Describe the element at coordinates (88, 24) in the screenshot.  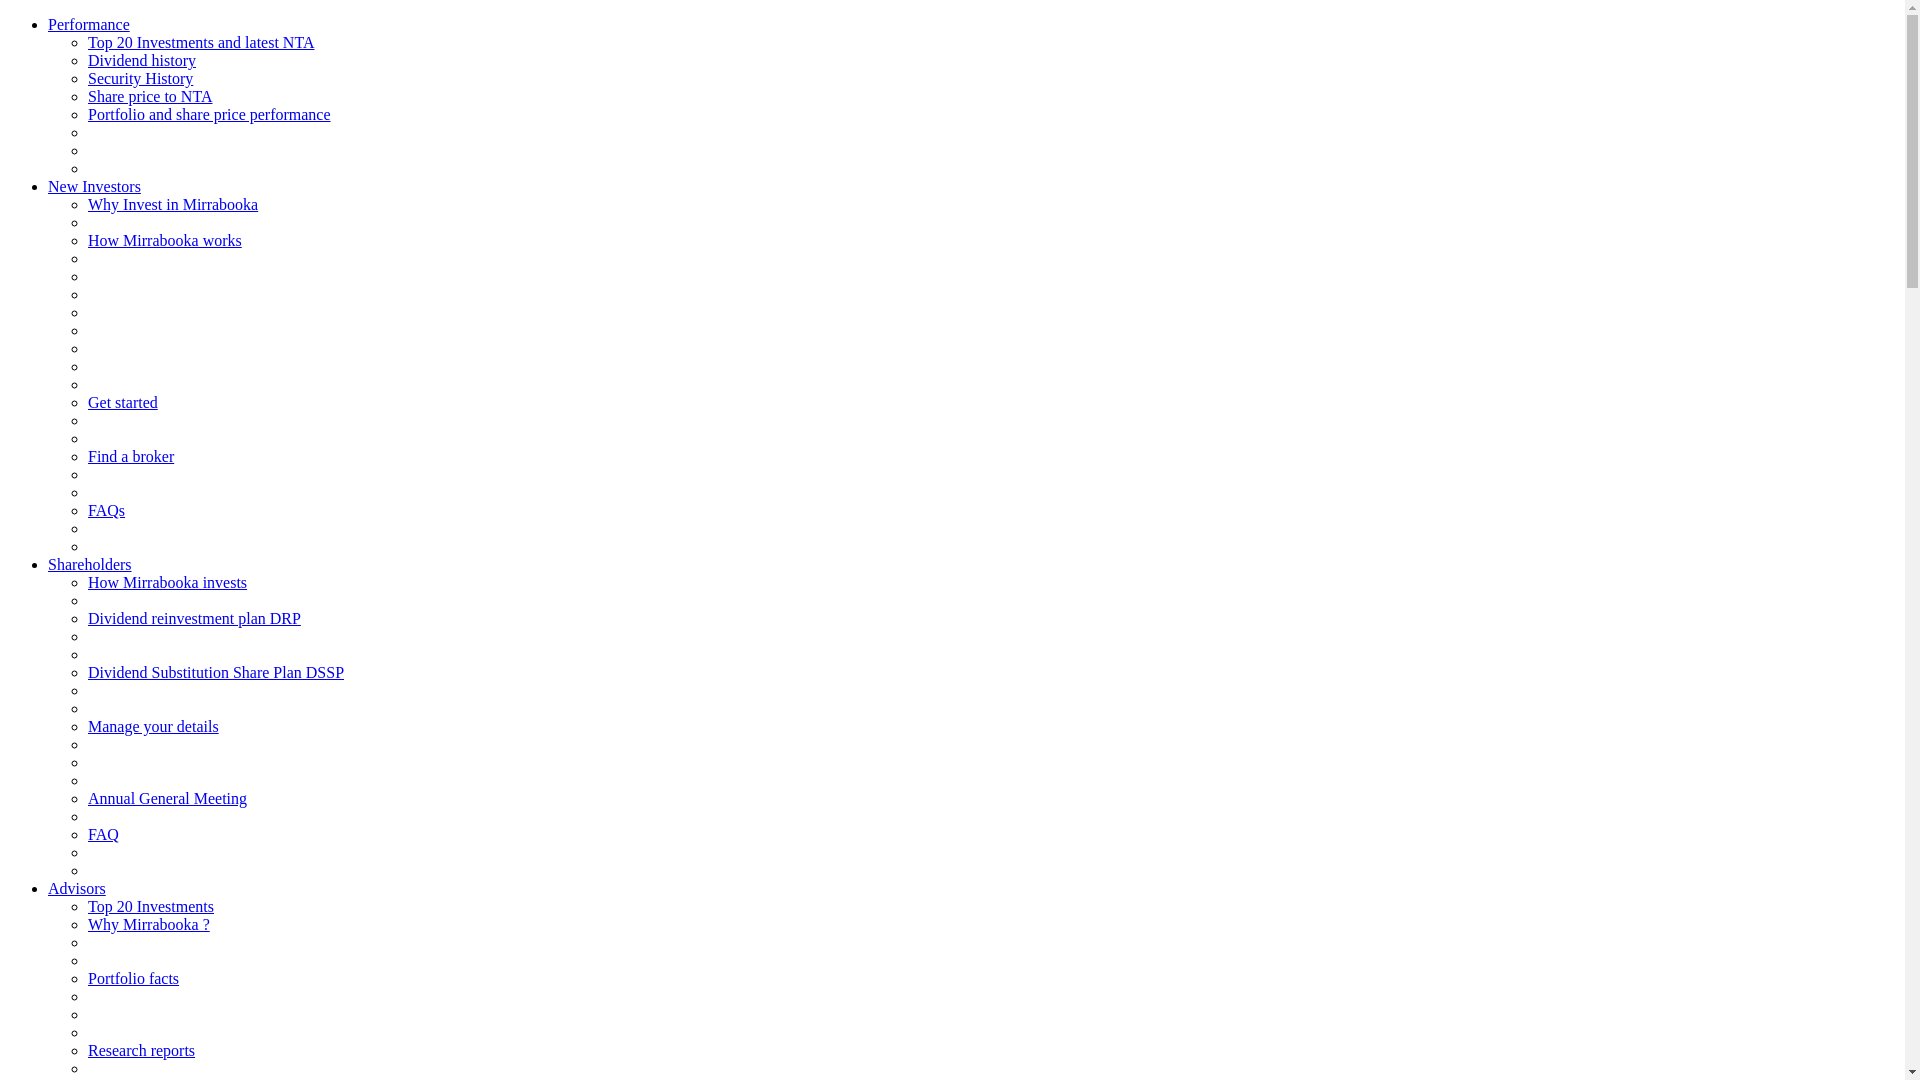
I see `'Performance'` at that location.